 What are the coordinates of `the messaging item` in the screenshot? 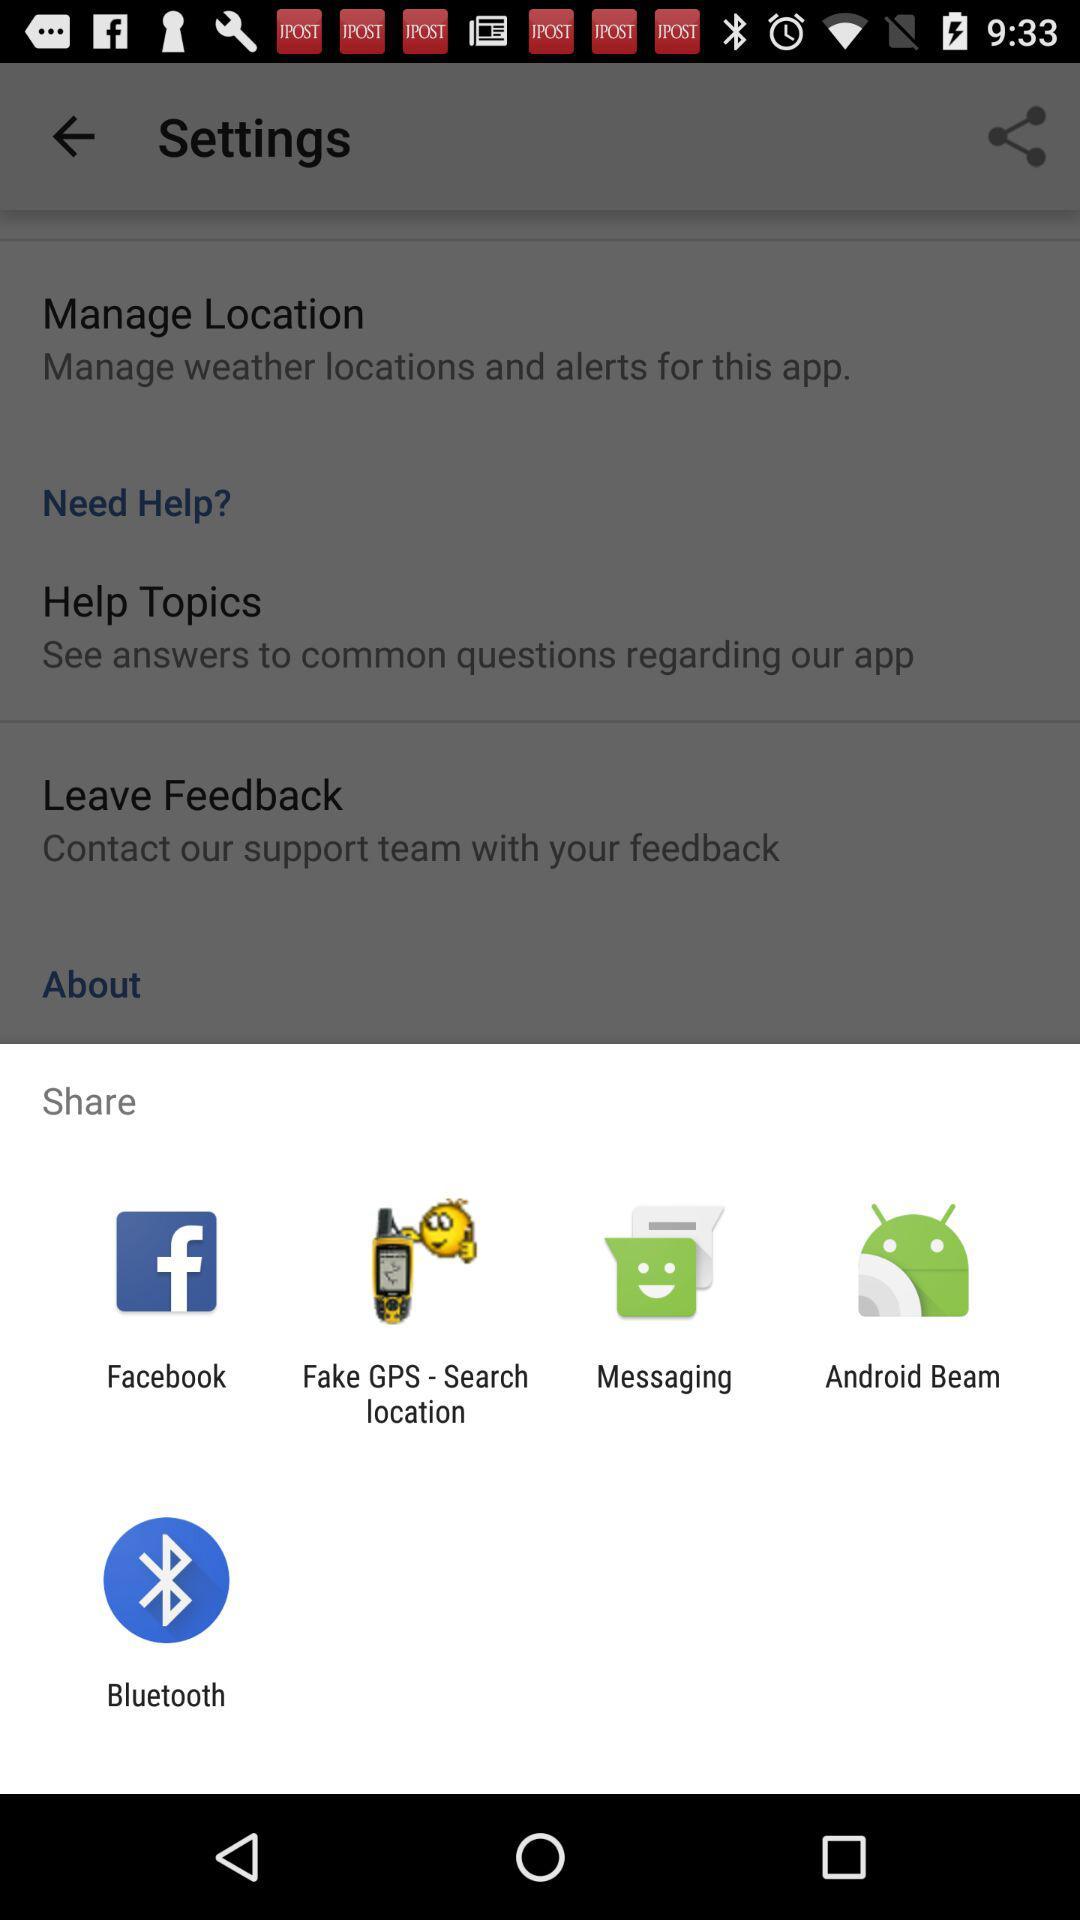 It's located at (664, 1392).